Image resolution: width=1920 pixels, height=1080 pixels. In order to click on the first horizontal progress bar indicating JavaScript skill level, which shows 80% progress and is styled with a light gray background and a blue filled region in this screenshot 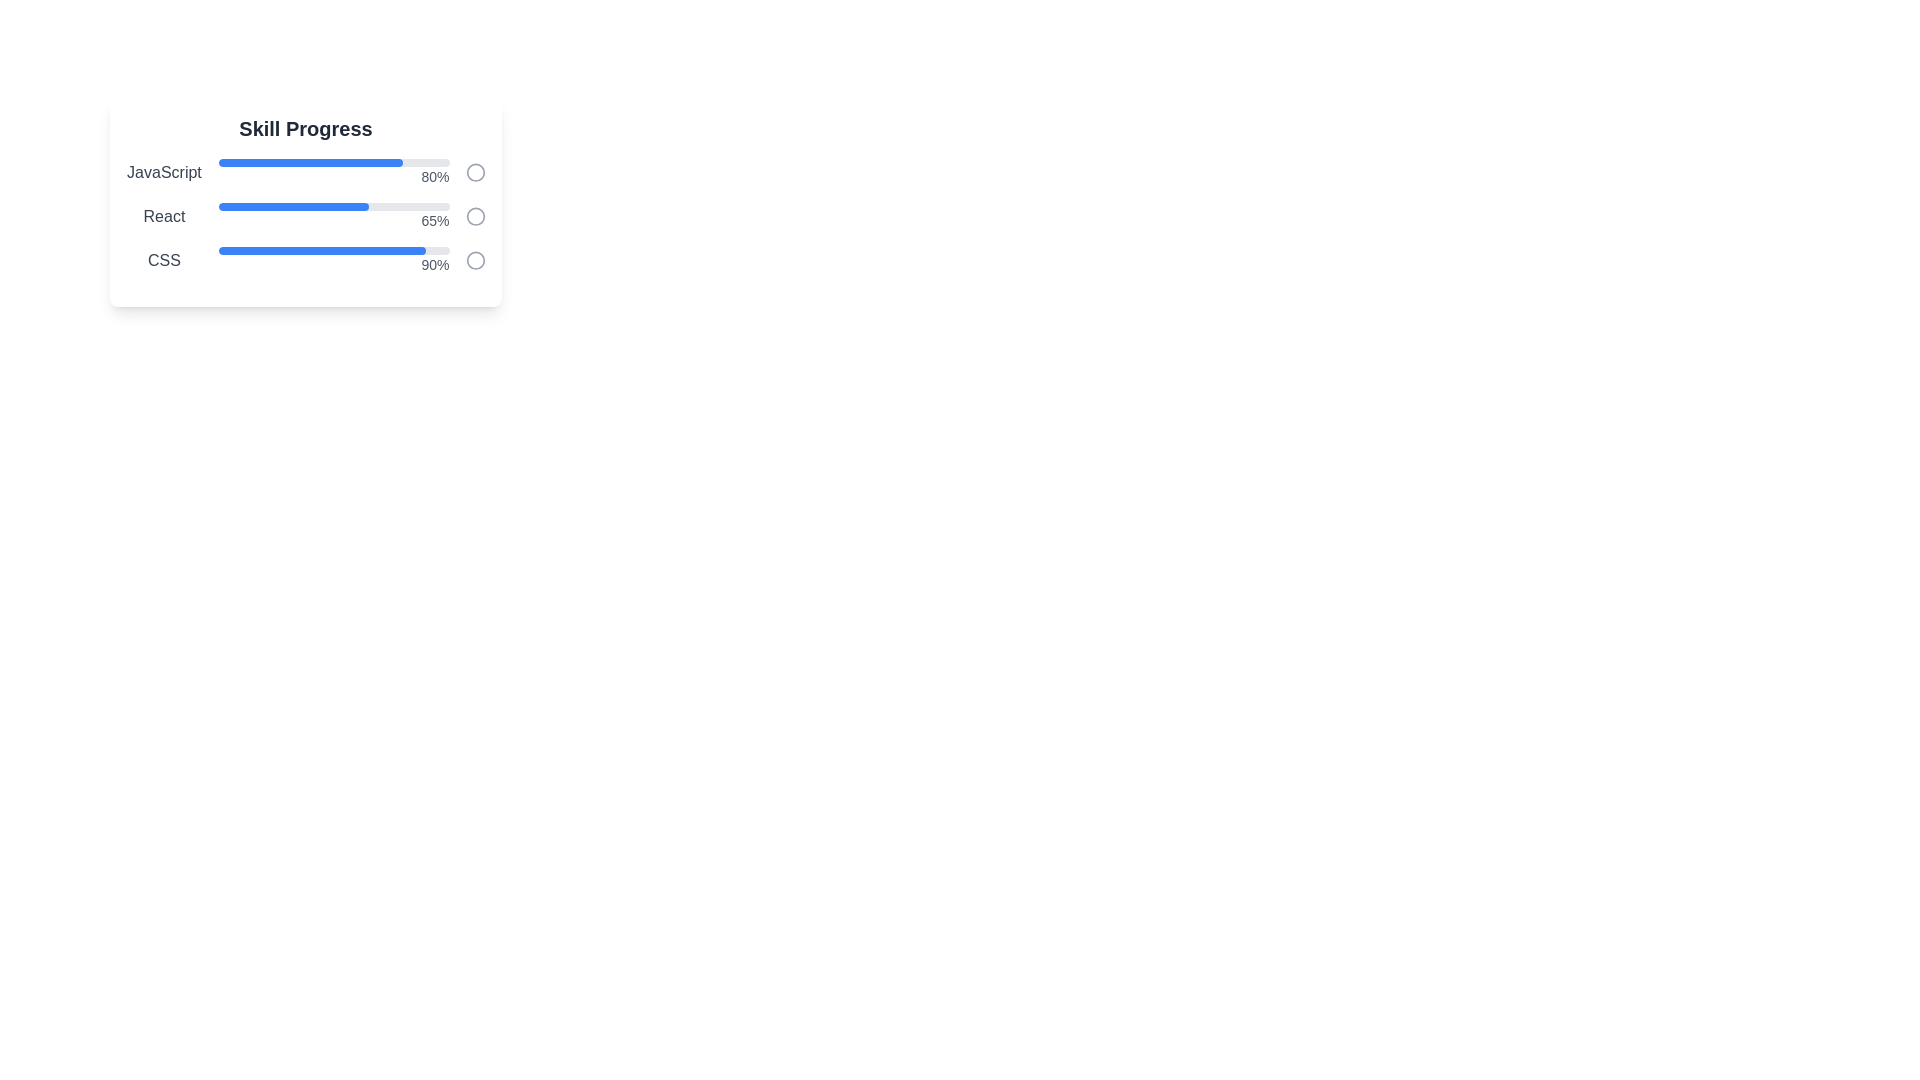, I will do `click(334, 161)`.